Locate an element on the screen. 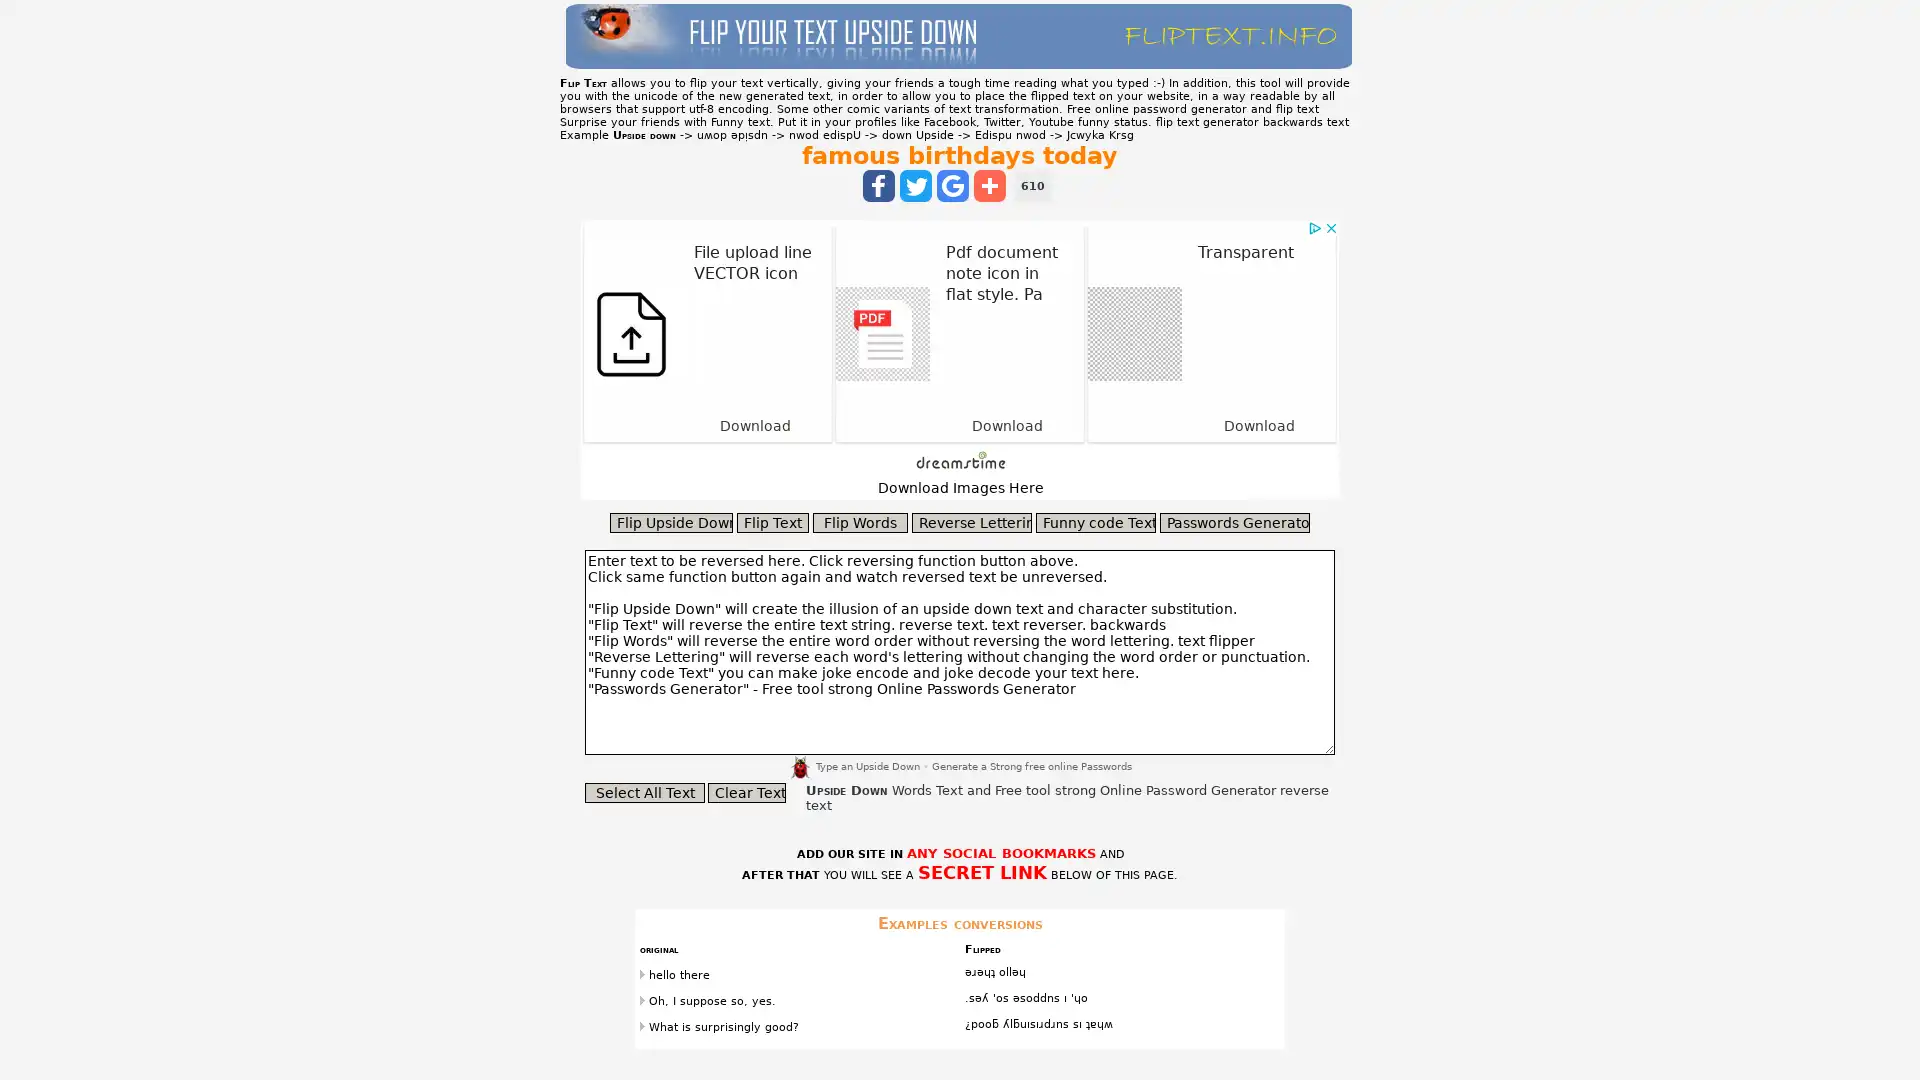 The image size is (1920, 1080). Reverse Lettering is located at coordinates (971, 522).